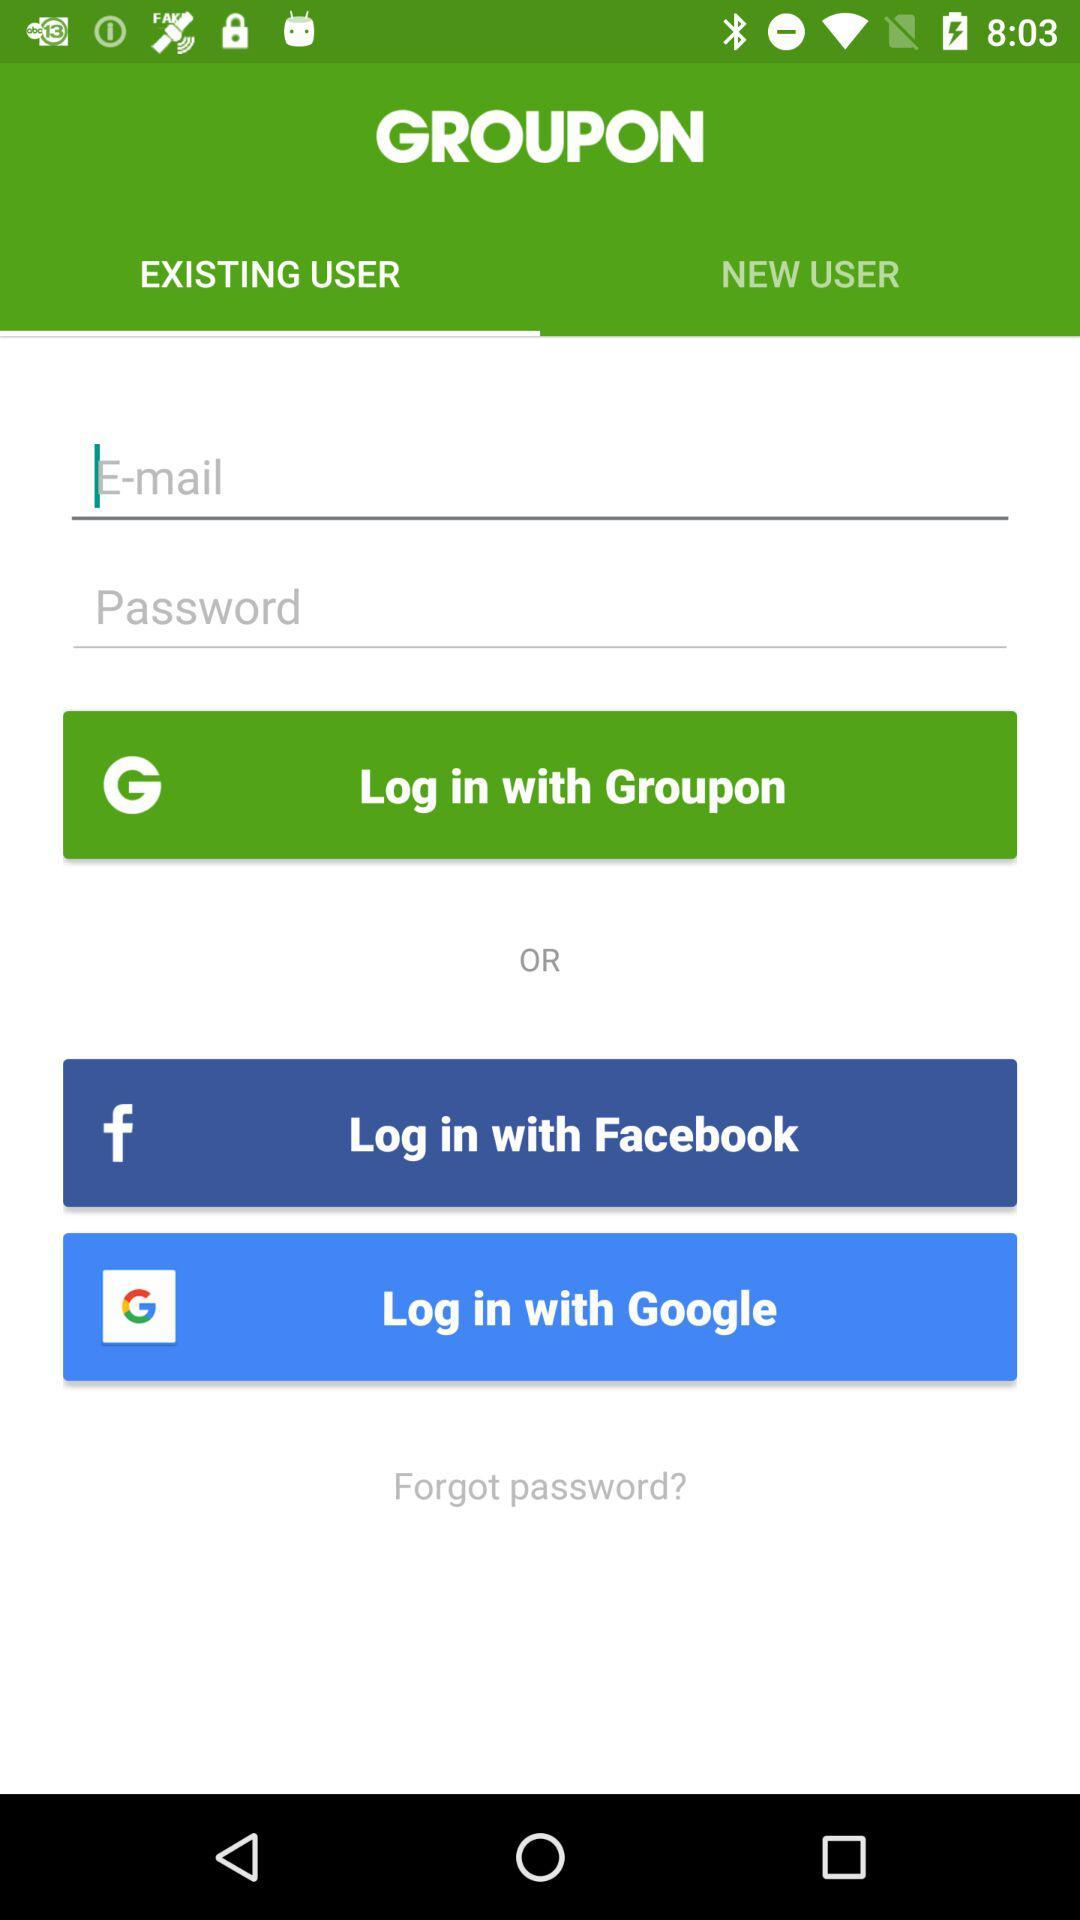  What do you see at coordinates (270, 272) in the screenshot?
I see `app next to new user app` at bounding box center [270, 272].